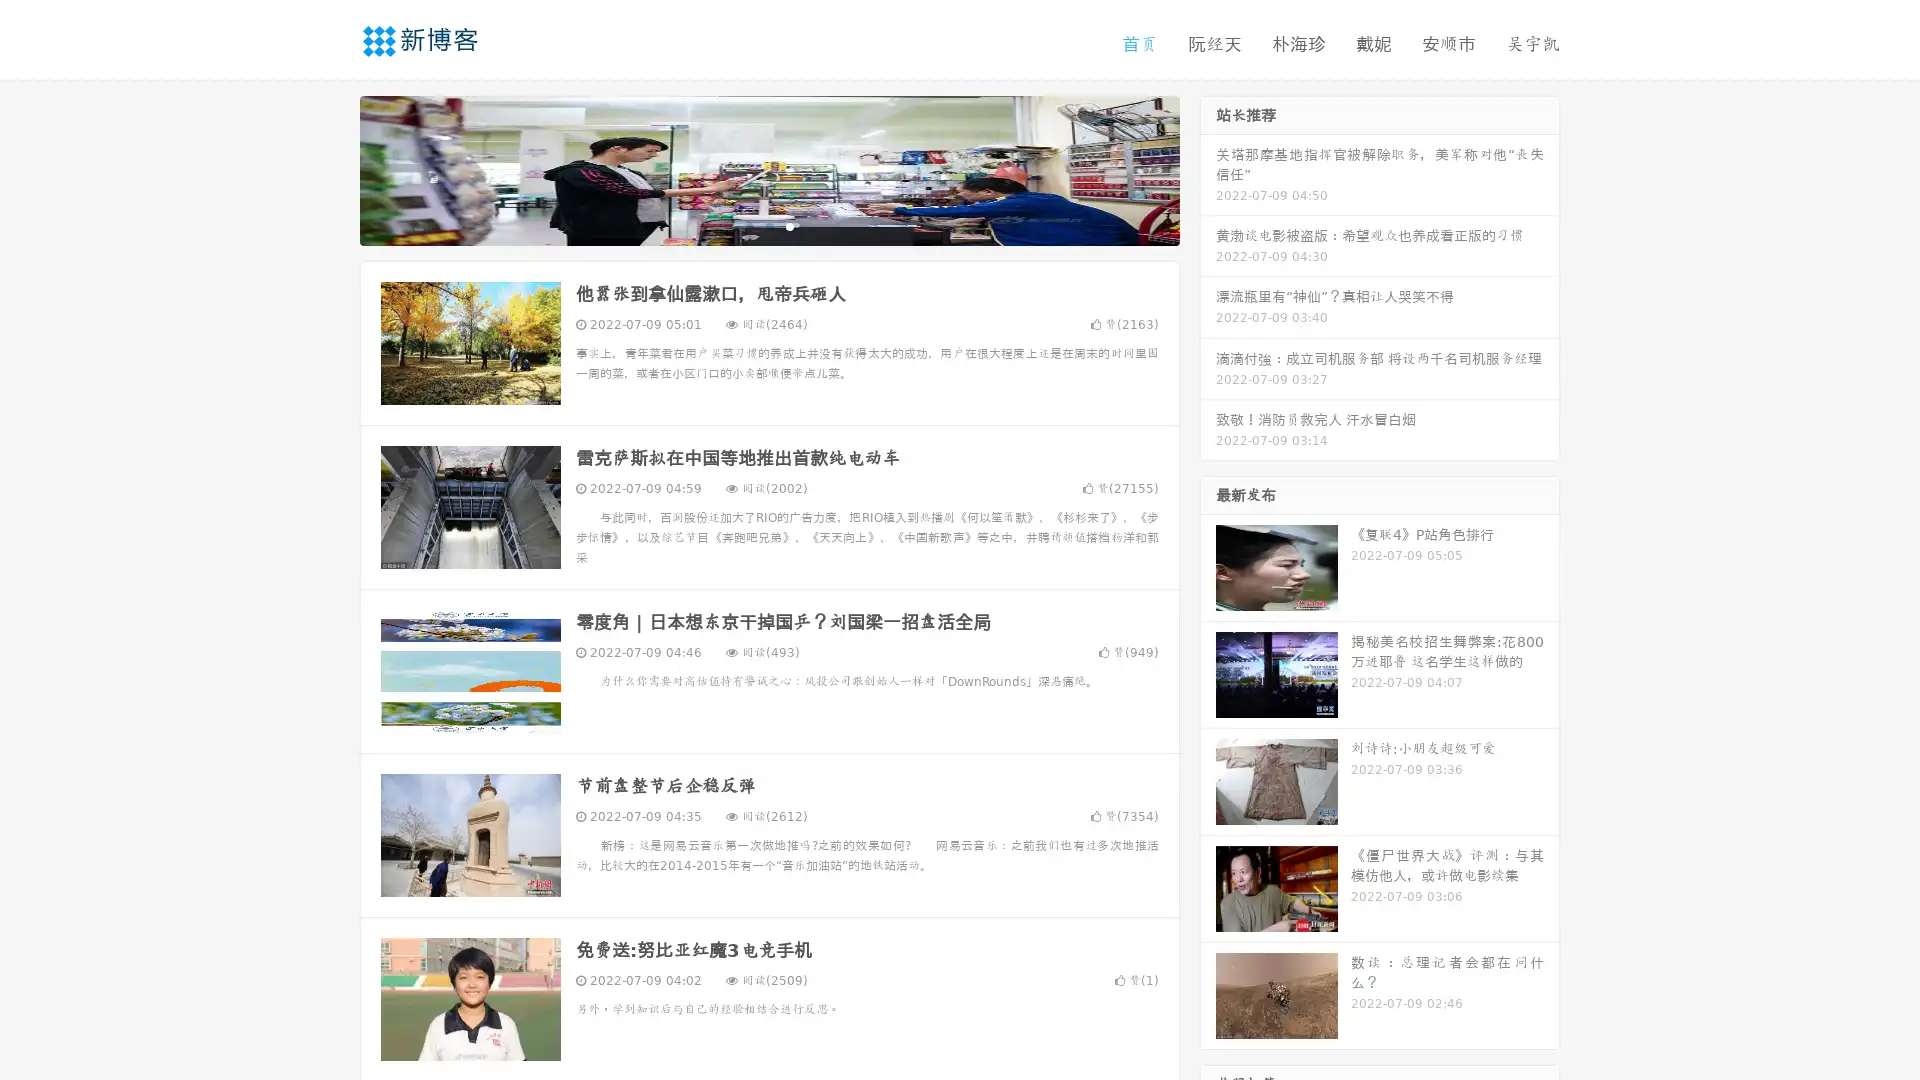 Image resolution: width=1920 pixels, height=1080 pixels. I want to click on Go to slide 1, so click(748, 225).